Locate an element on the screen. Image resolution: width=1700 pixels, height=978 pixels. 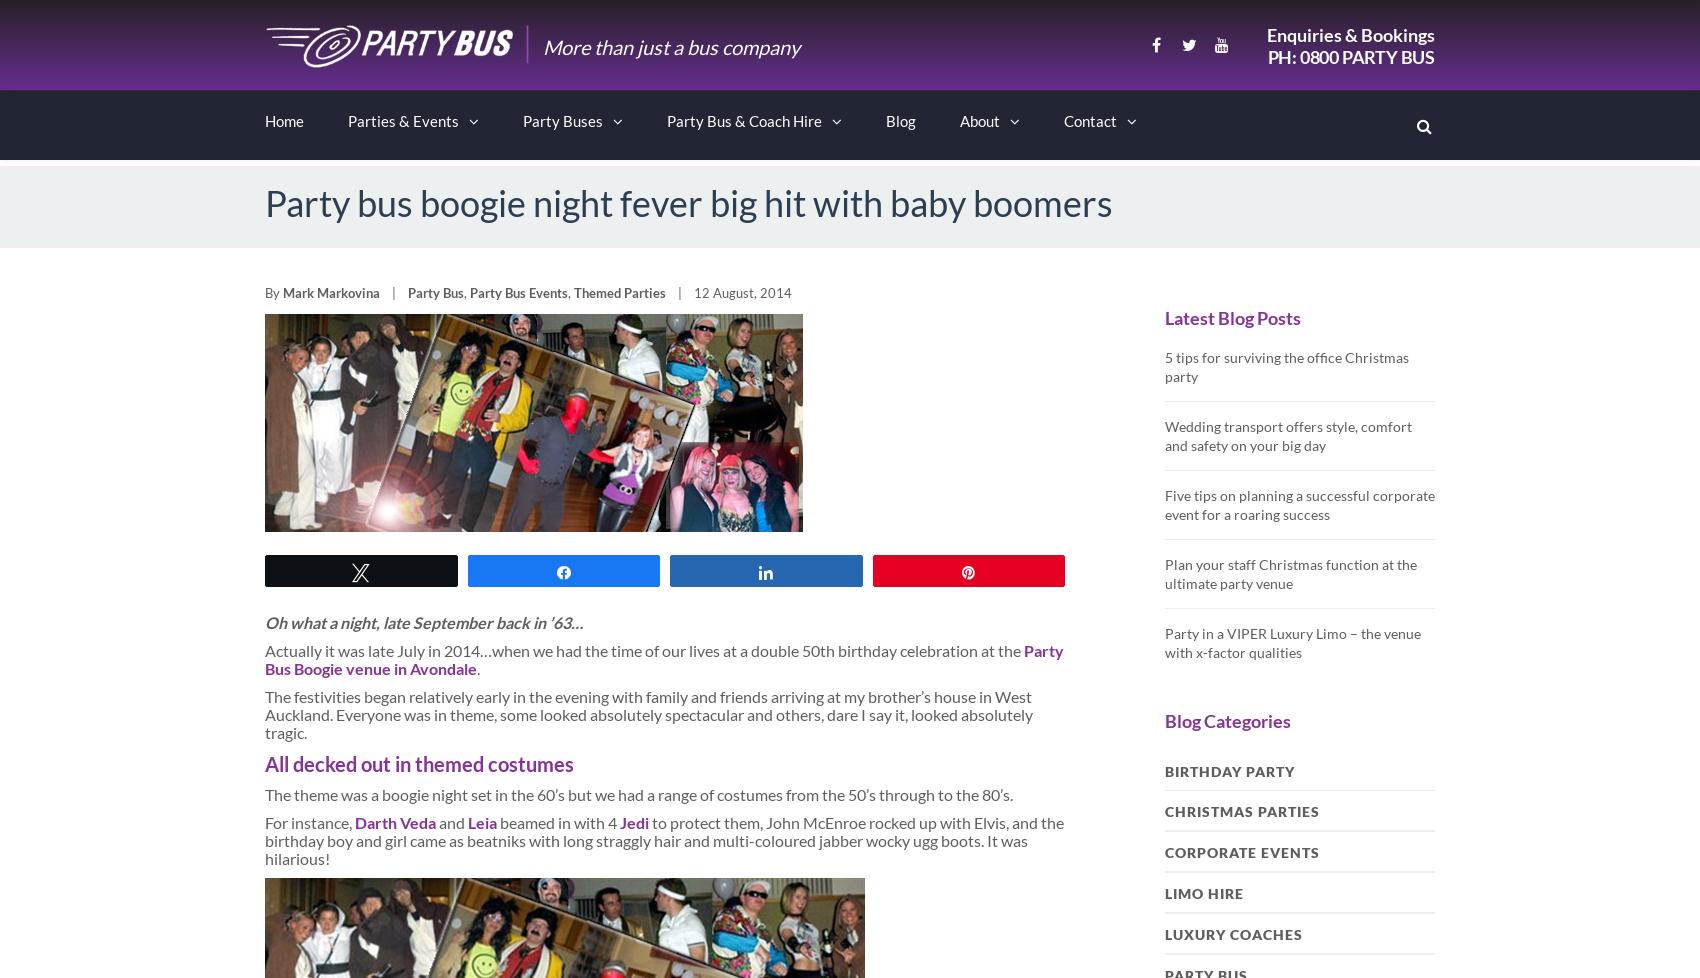
'Party in a VIPER Luxury Limo – the venue with x-factor qualities' is located at coordinates (1165, 643).